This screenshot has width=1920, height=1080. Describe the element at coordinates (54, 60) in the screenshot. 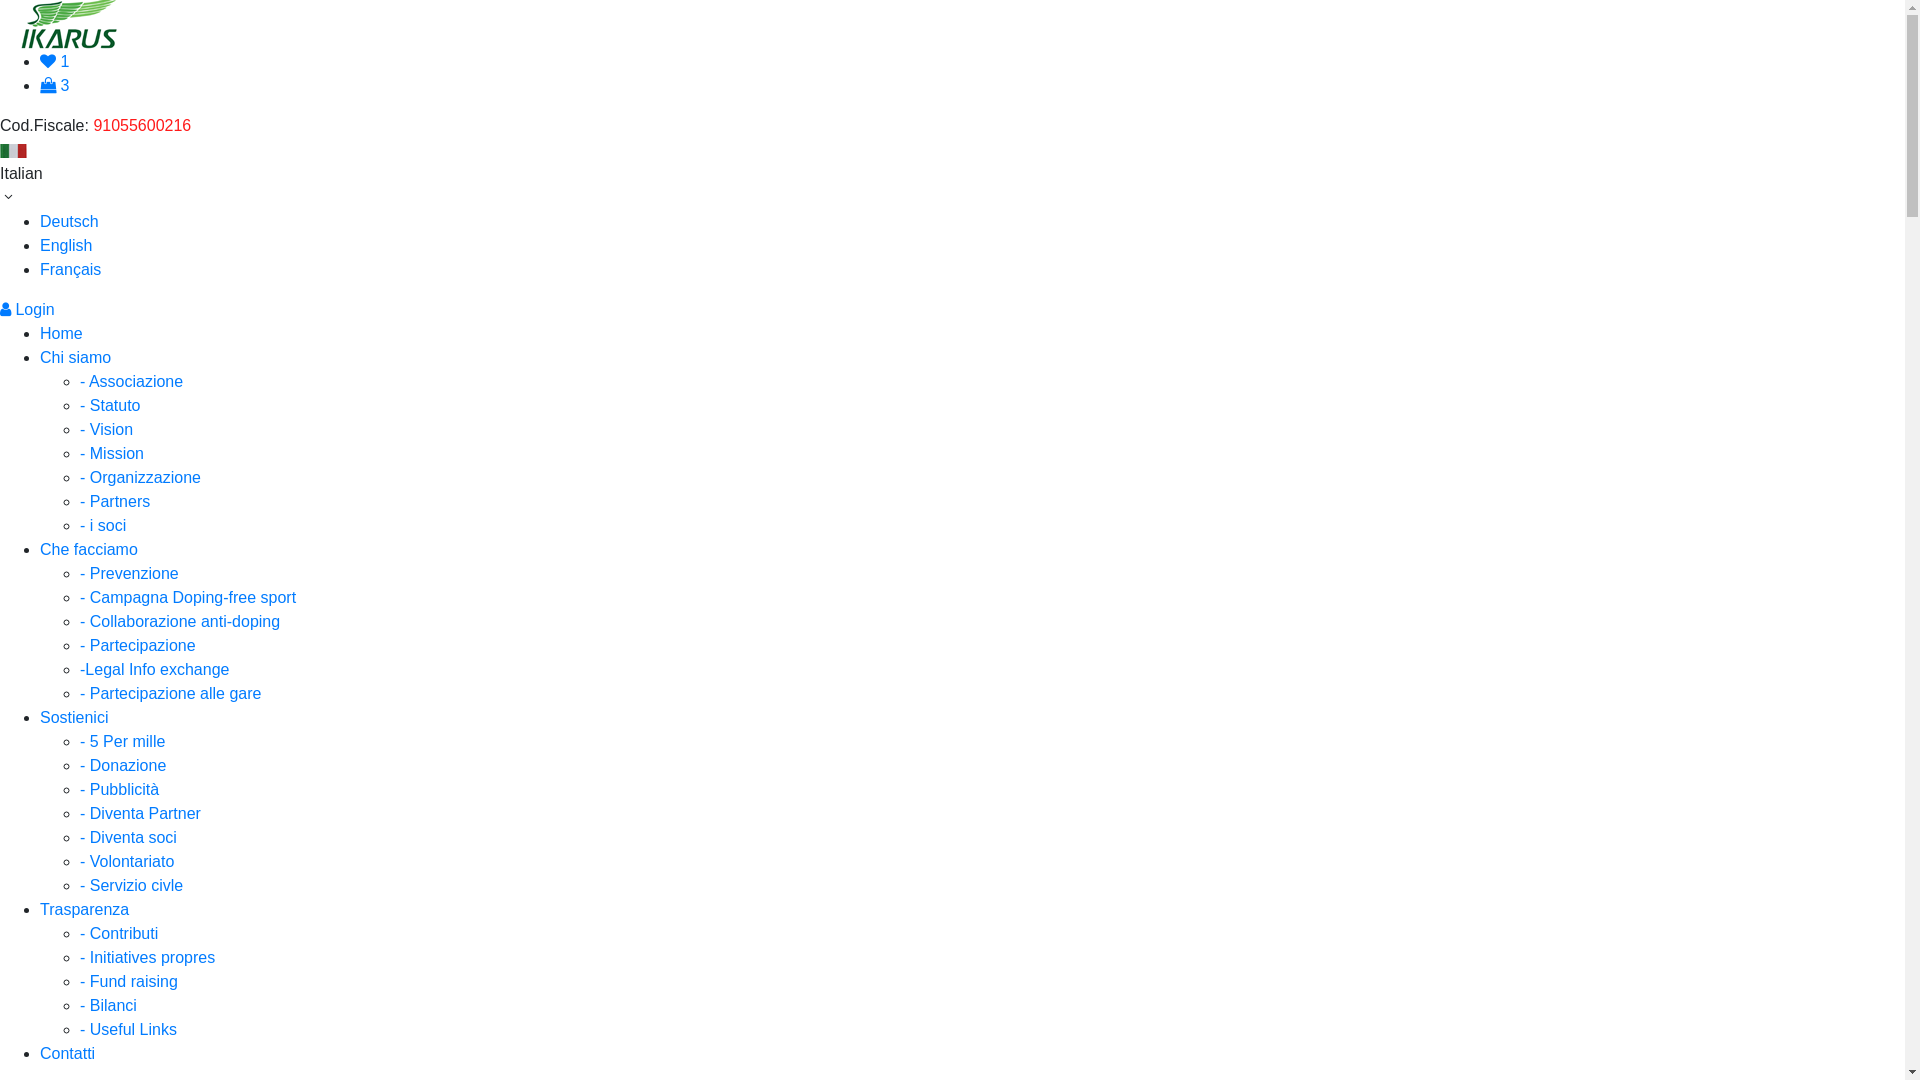

I see `'1'` at that location.